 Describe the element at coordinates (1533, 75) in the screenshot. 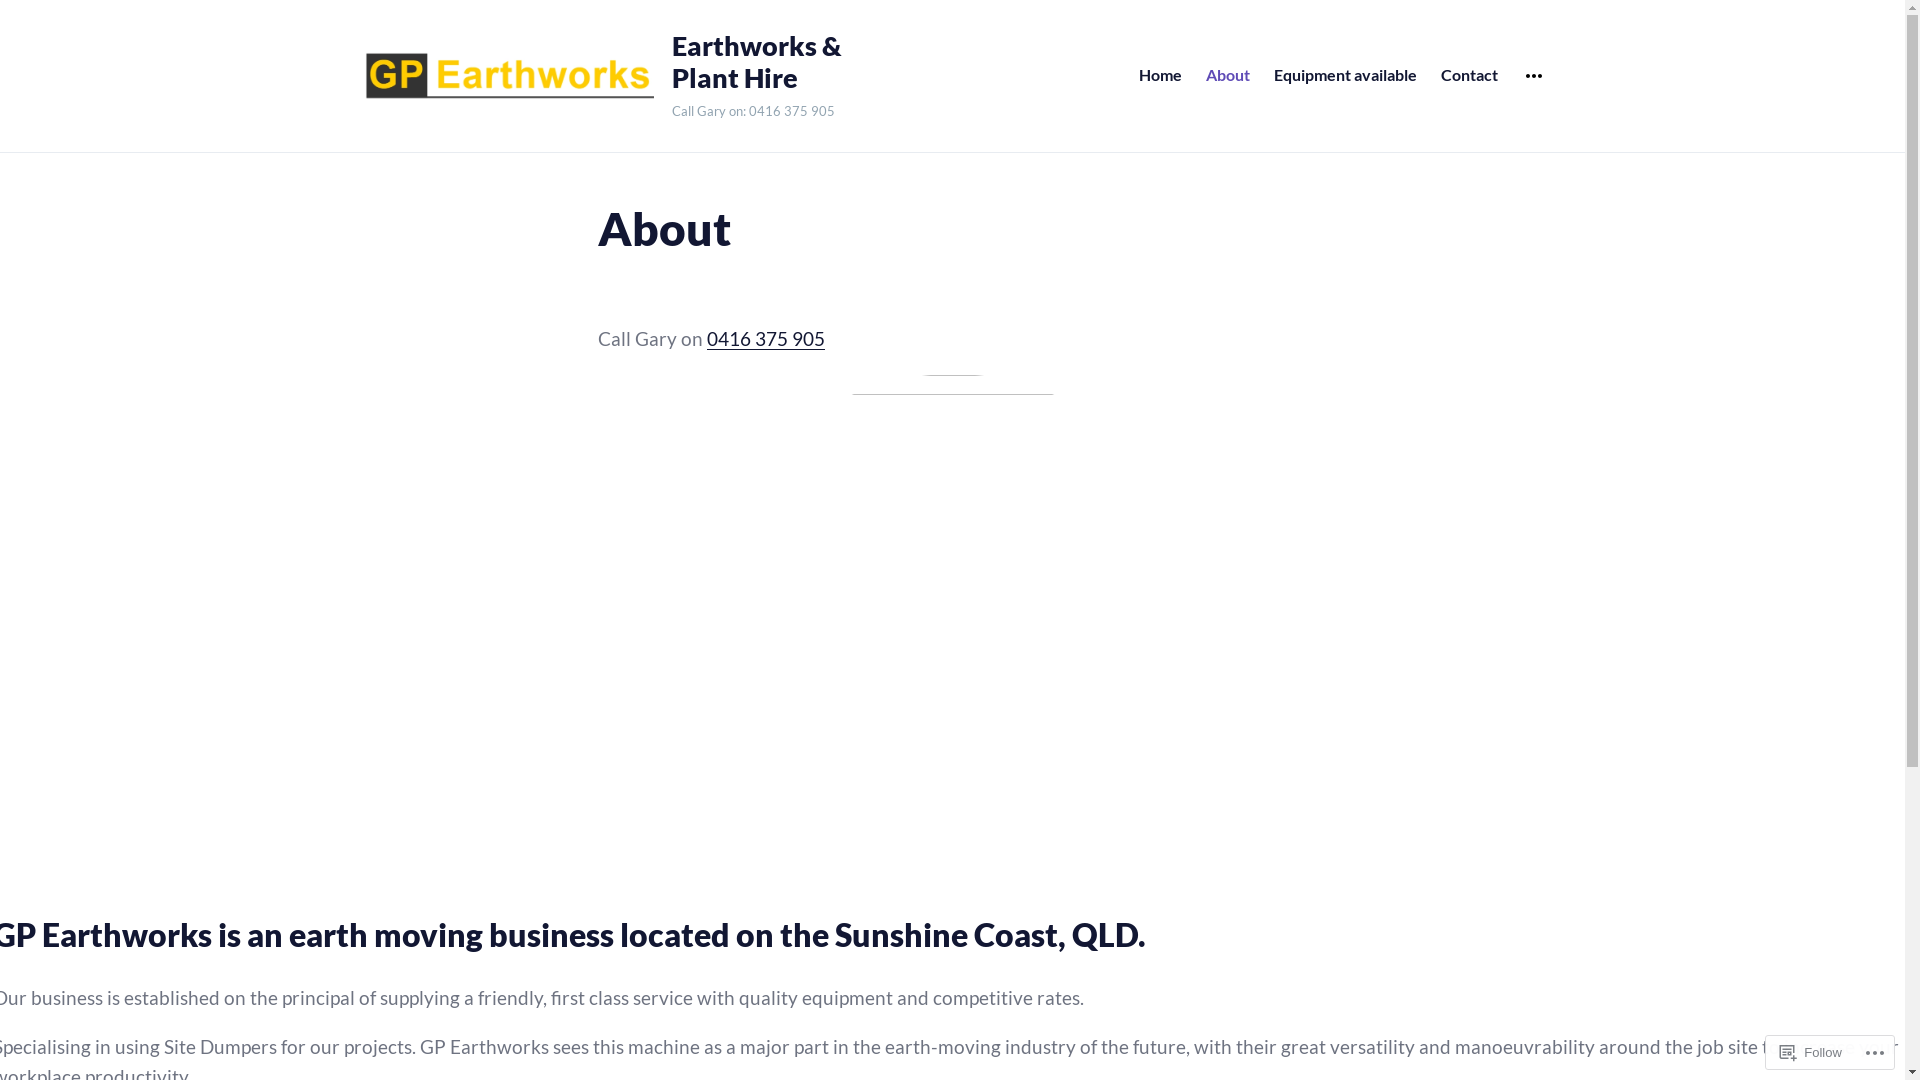

I see `'MORE'` at that location.